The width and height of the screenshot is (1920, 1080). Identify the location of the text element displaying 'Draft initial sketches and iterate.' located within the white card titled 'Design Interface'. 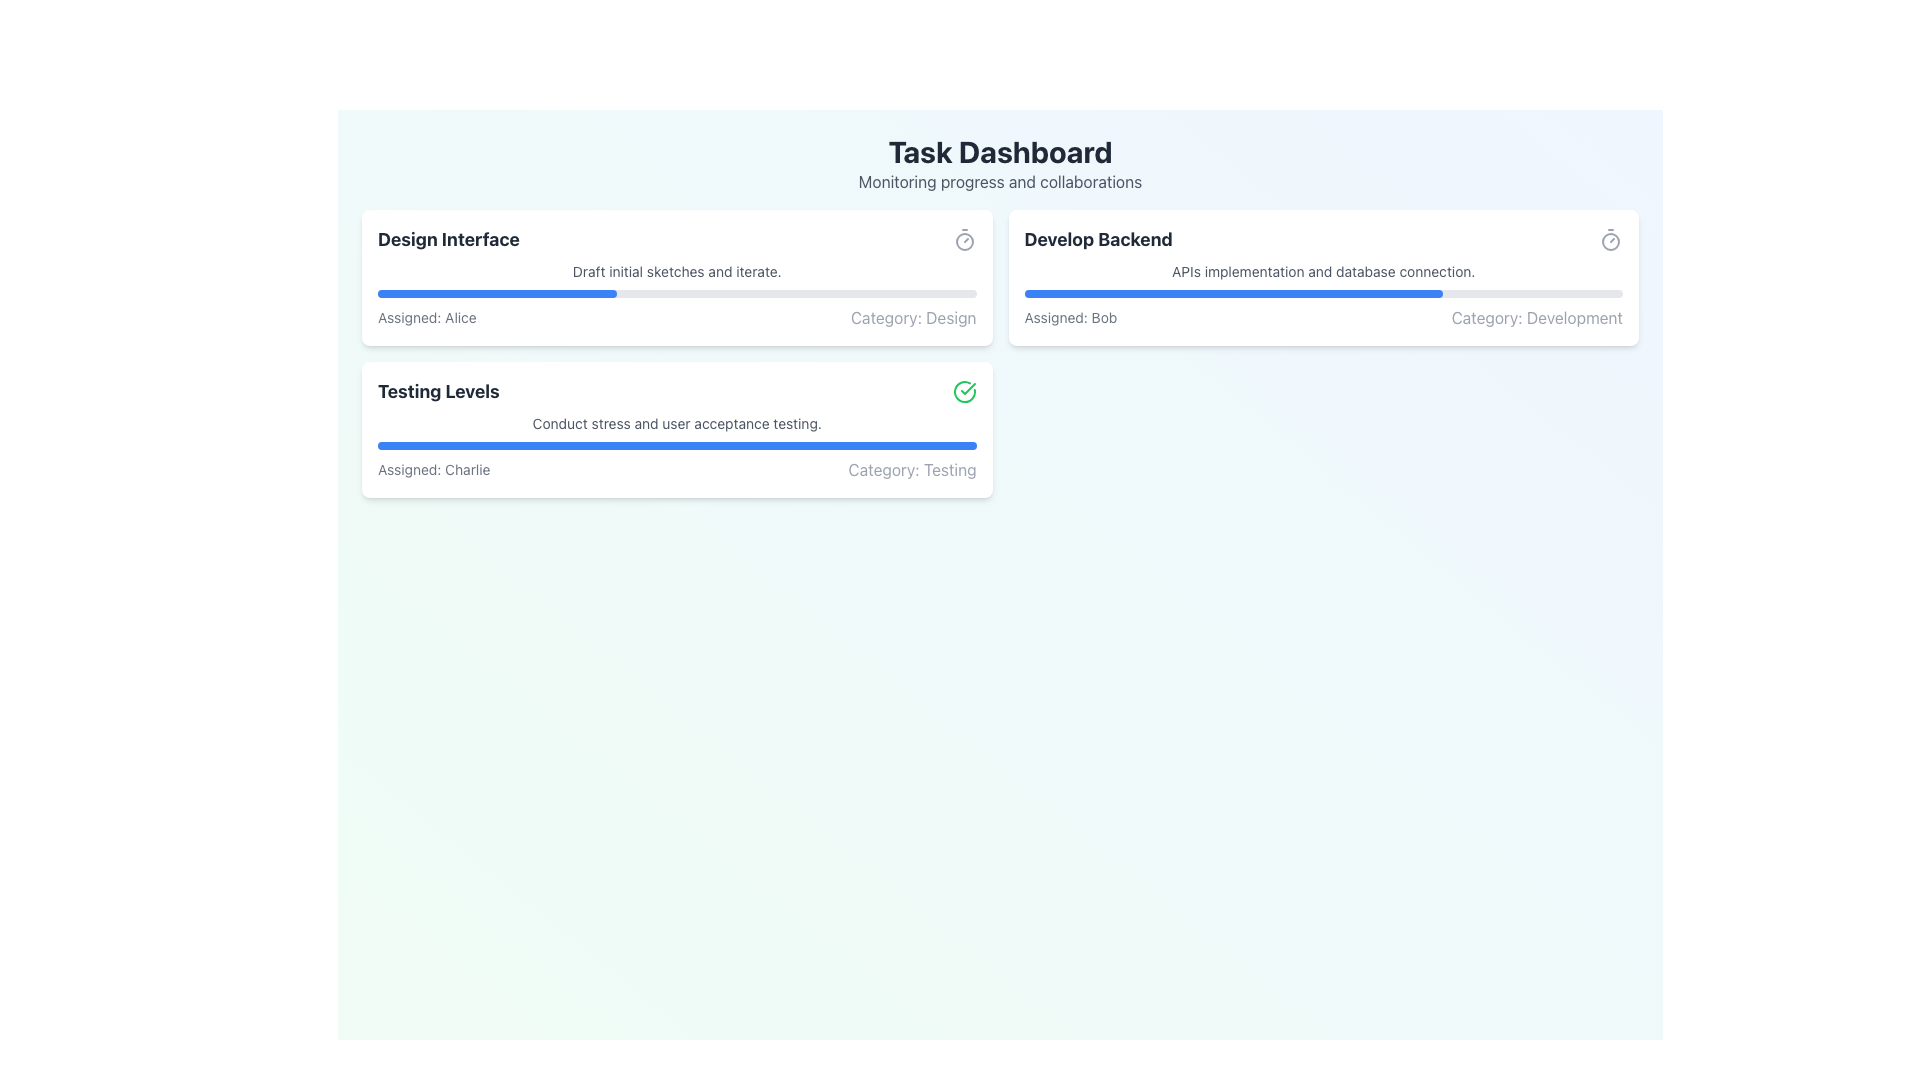
(677, 272).